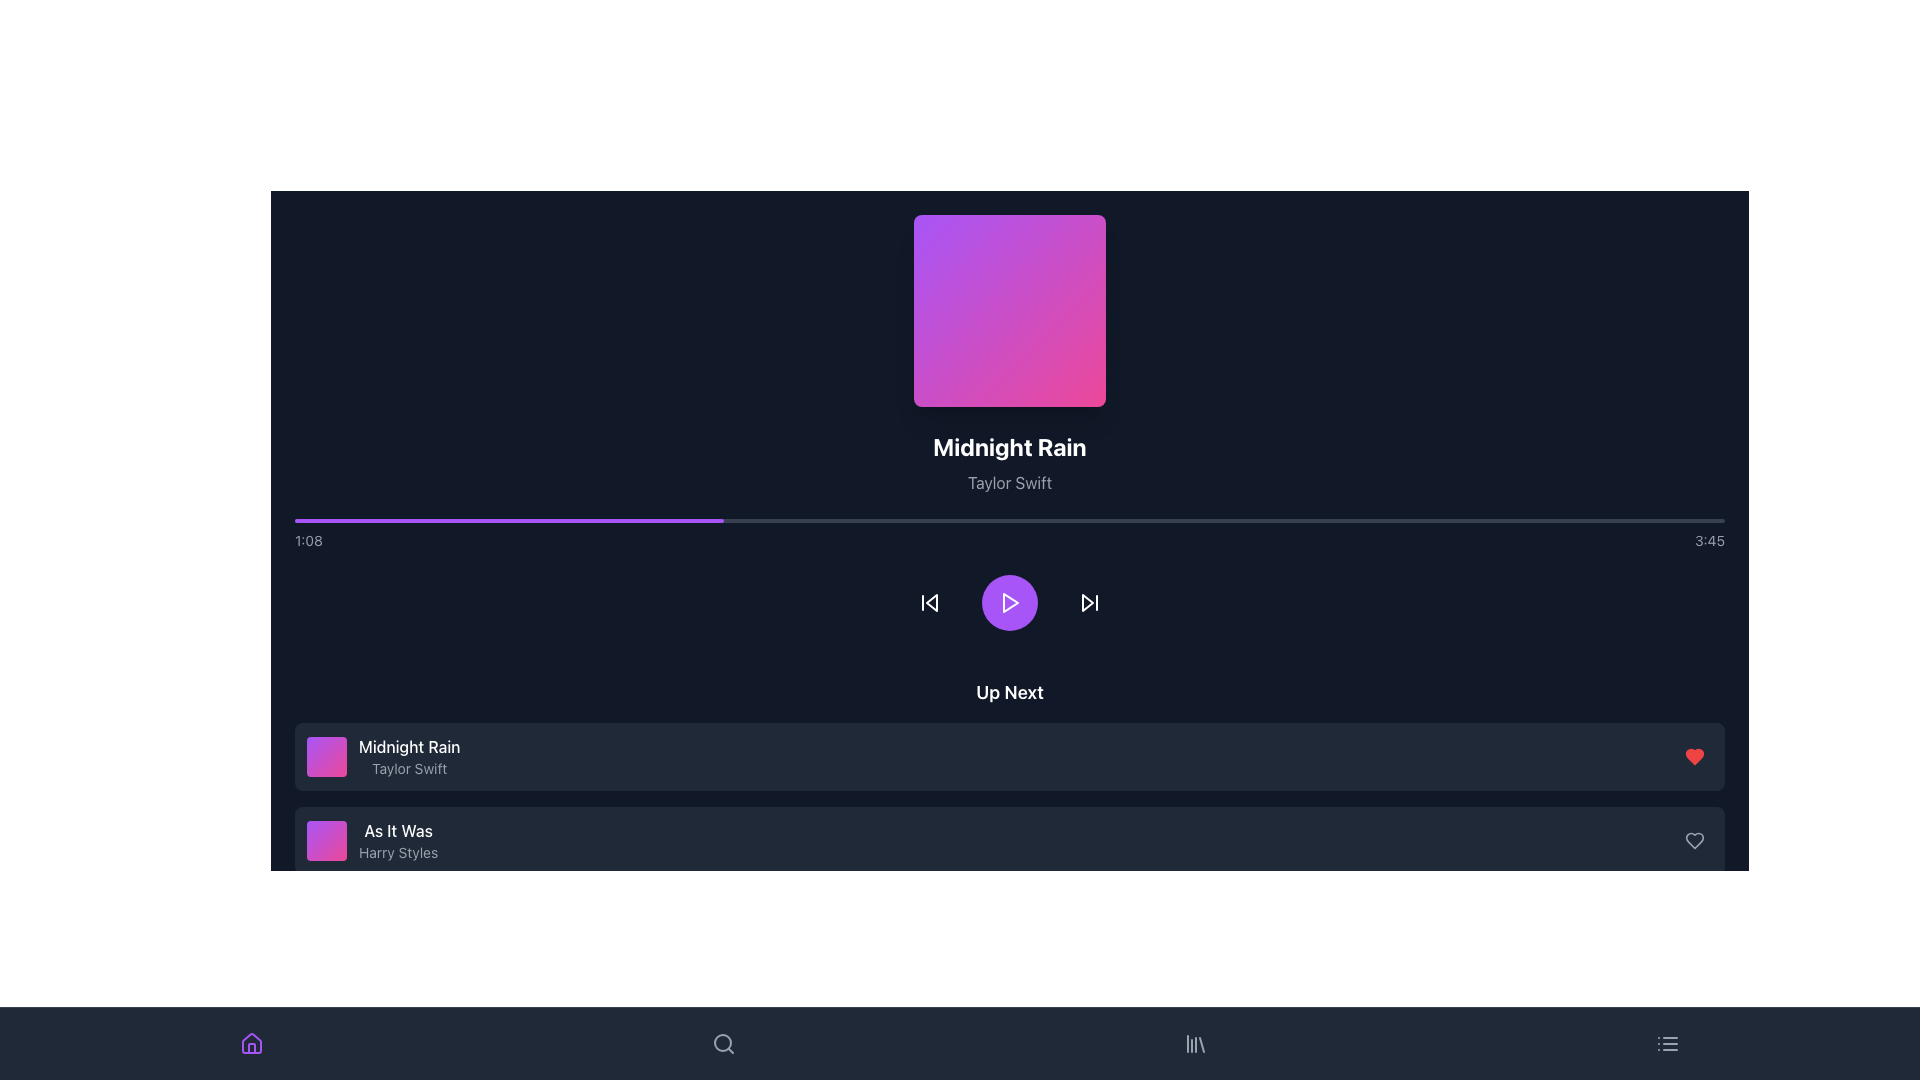 Image resolution: width=1920 pixels, height=1080 pixels. What do you see at coordinates (1693, 840) in the screenshot?
I see `the heart icon` at bounding box center [1693, 840].